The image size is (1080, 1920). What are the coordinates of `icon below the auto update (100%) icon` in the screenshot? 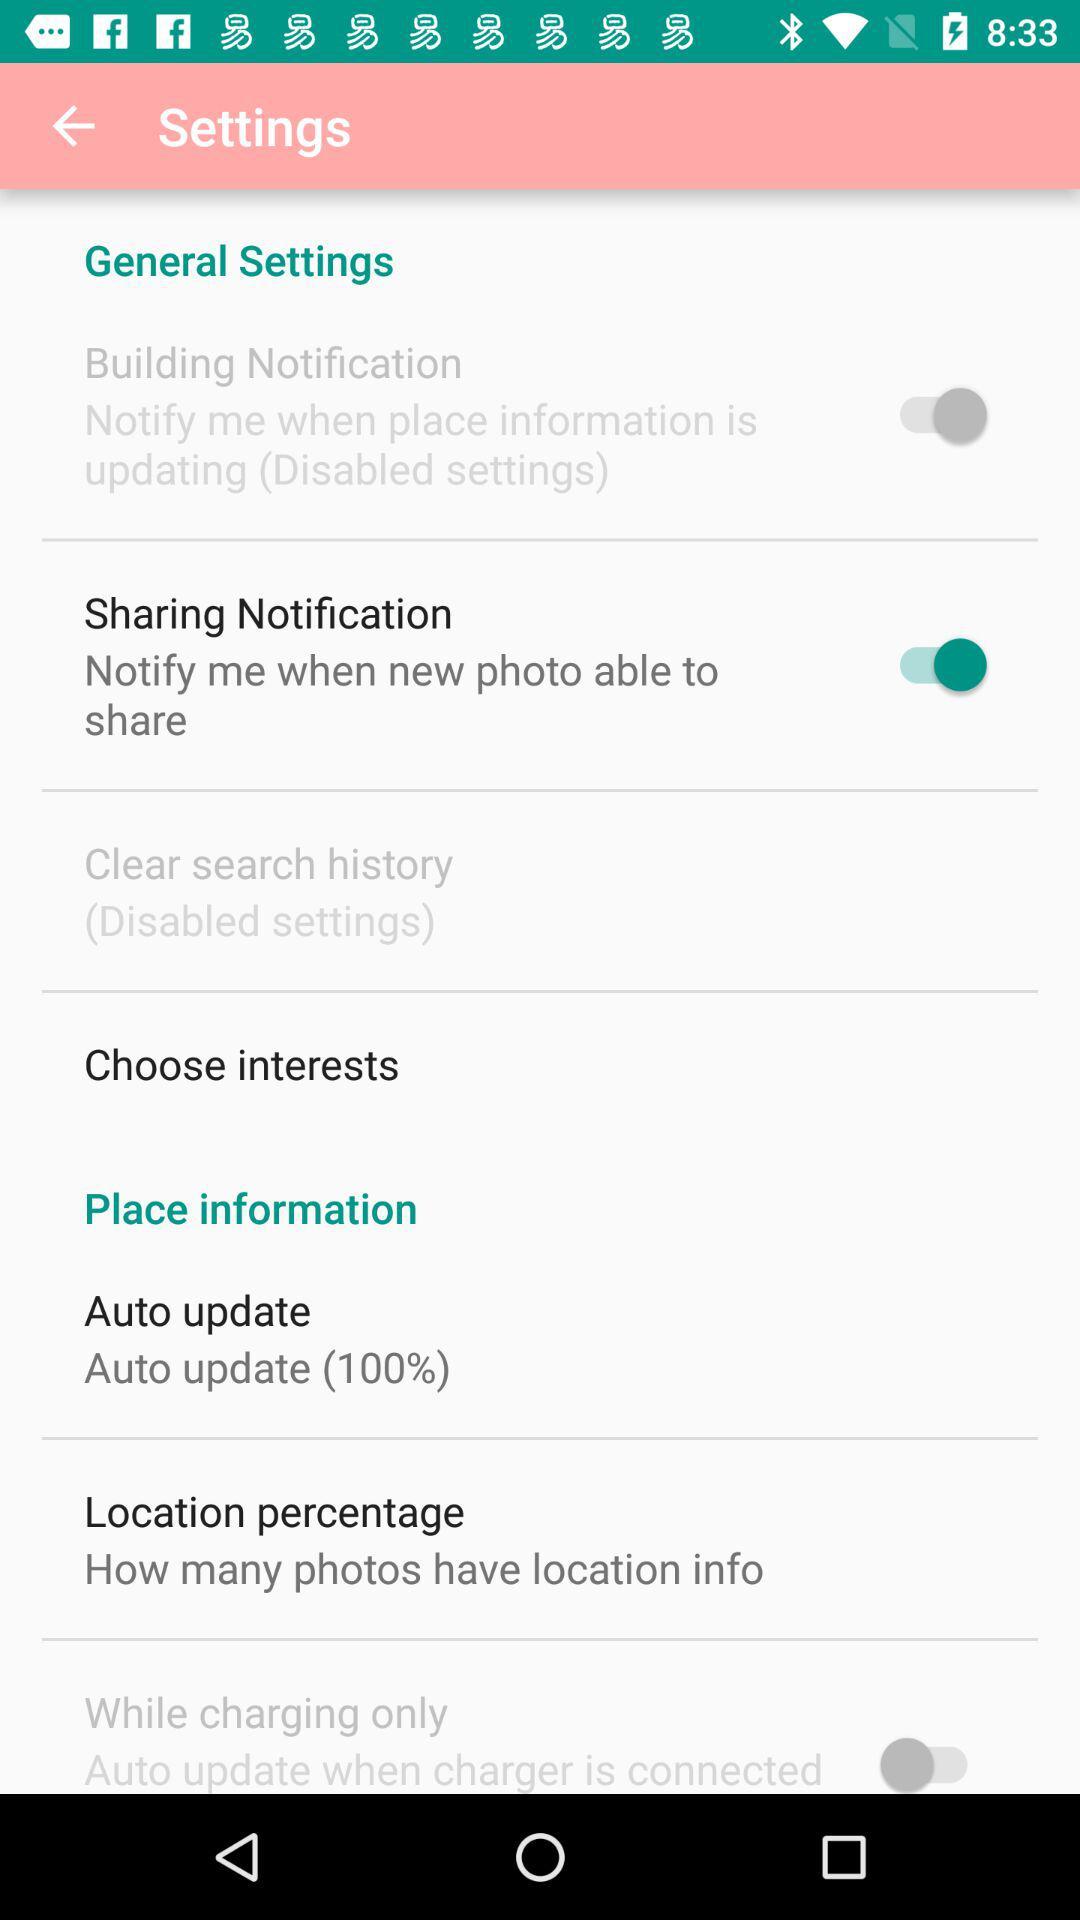 It's located at (274, 1510).